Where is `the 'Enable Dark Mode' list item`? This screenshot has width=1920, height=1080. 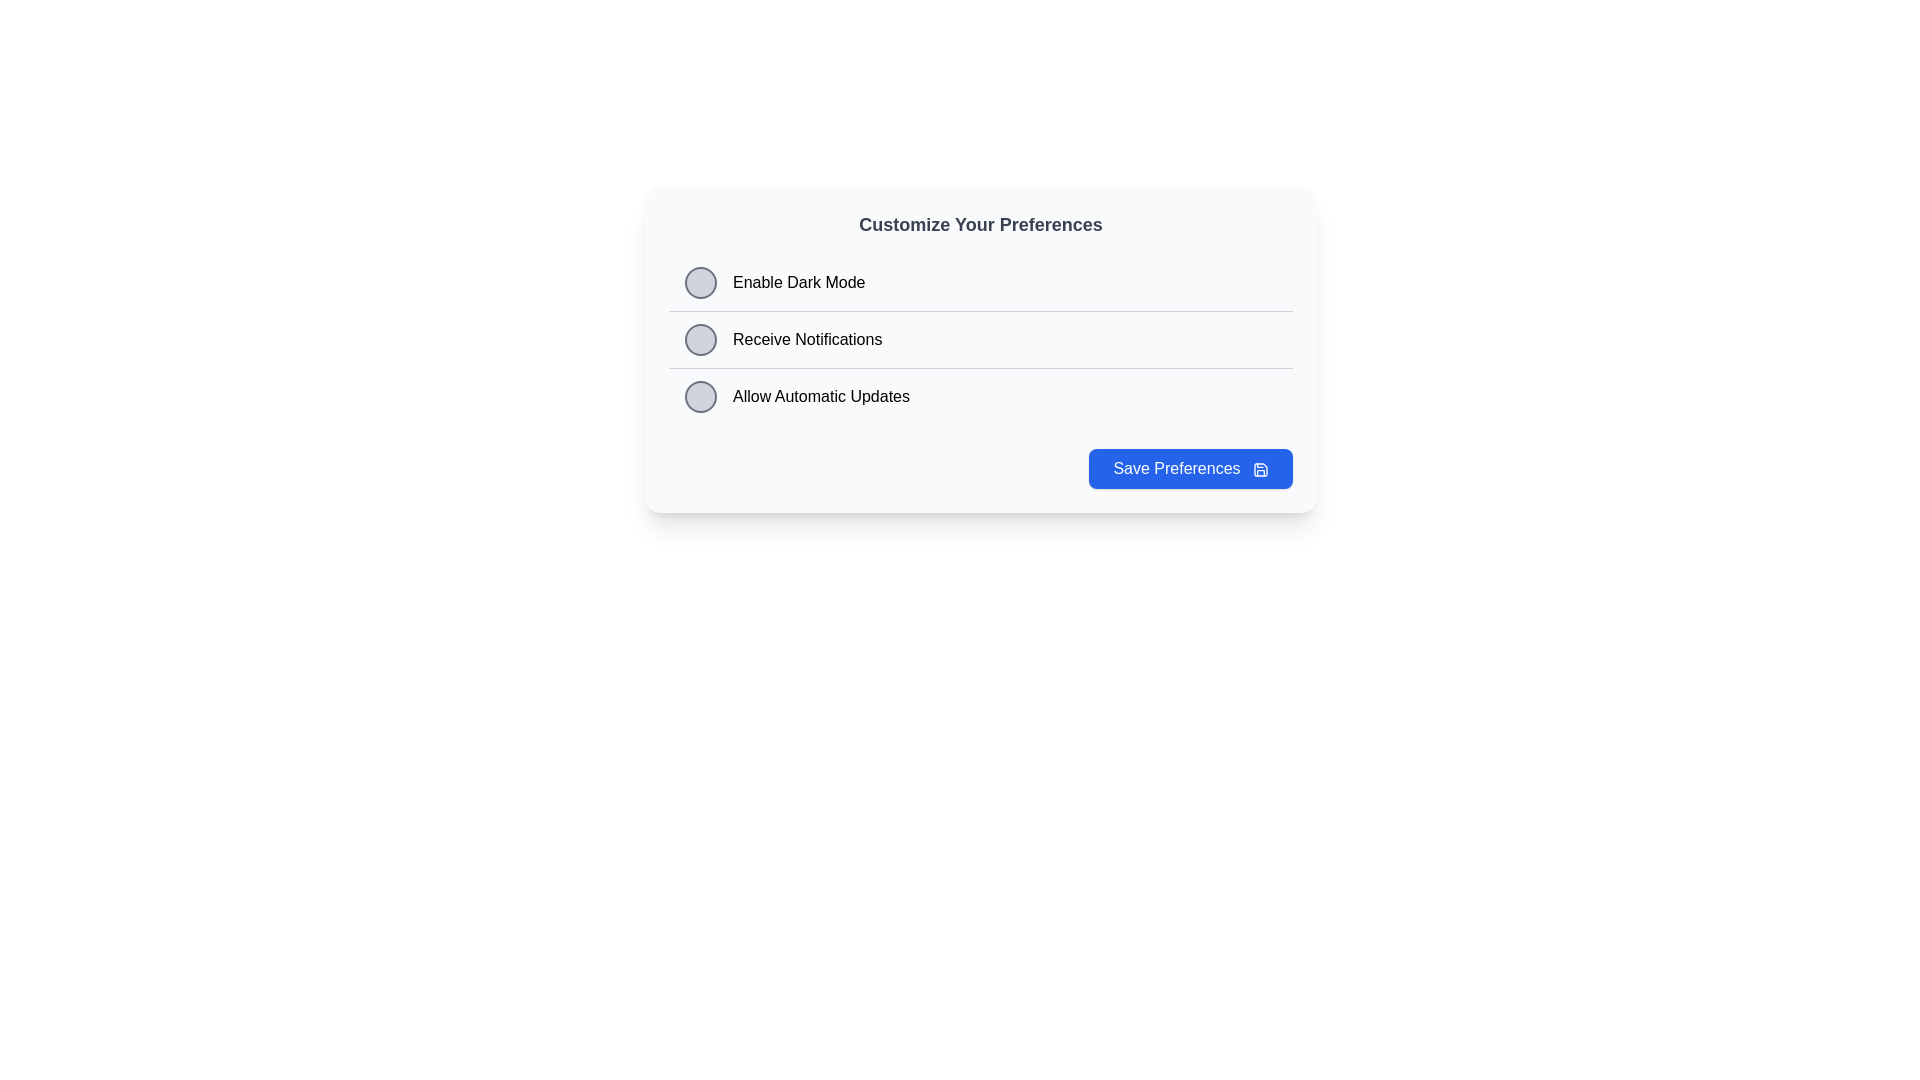
the 'Enable Dark Mode' list item is located at coordinates (980, 282).